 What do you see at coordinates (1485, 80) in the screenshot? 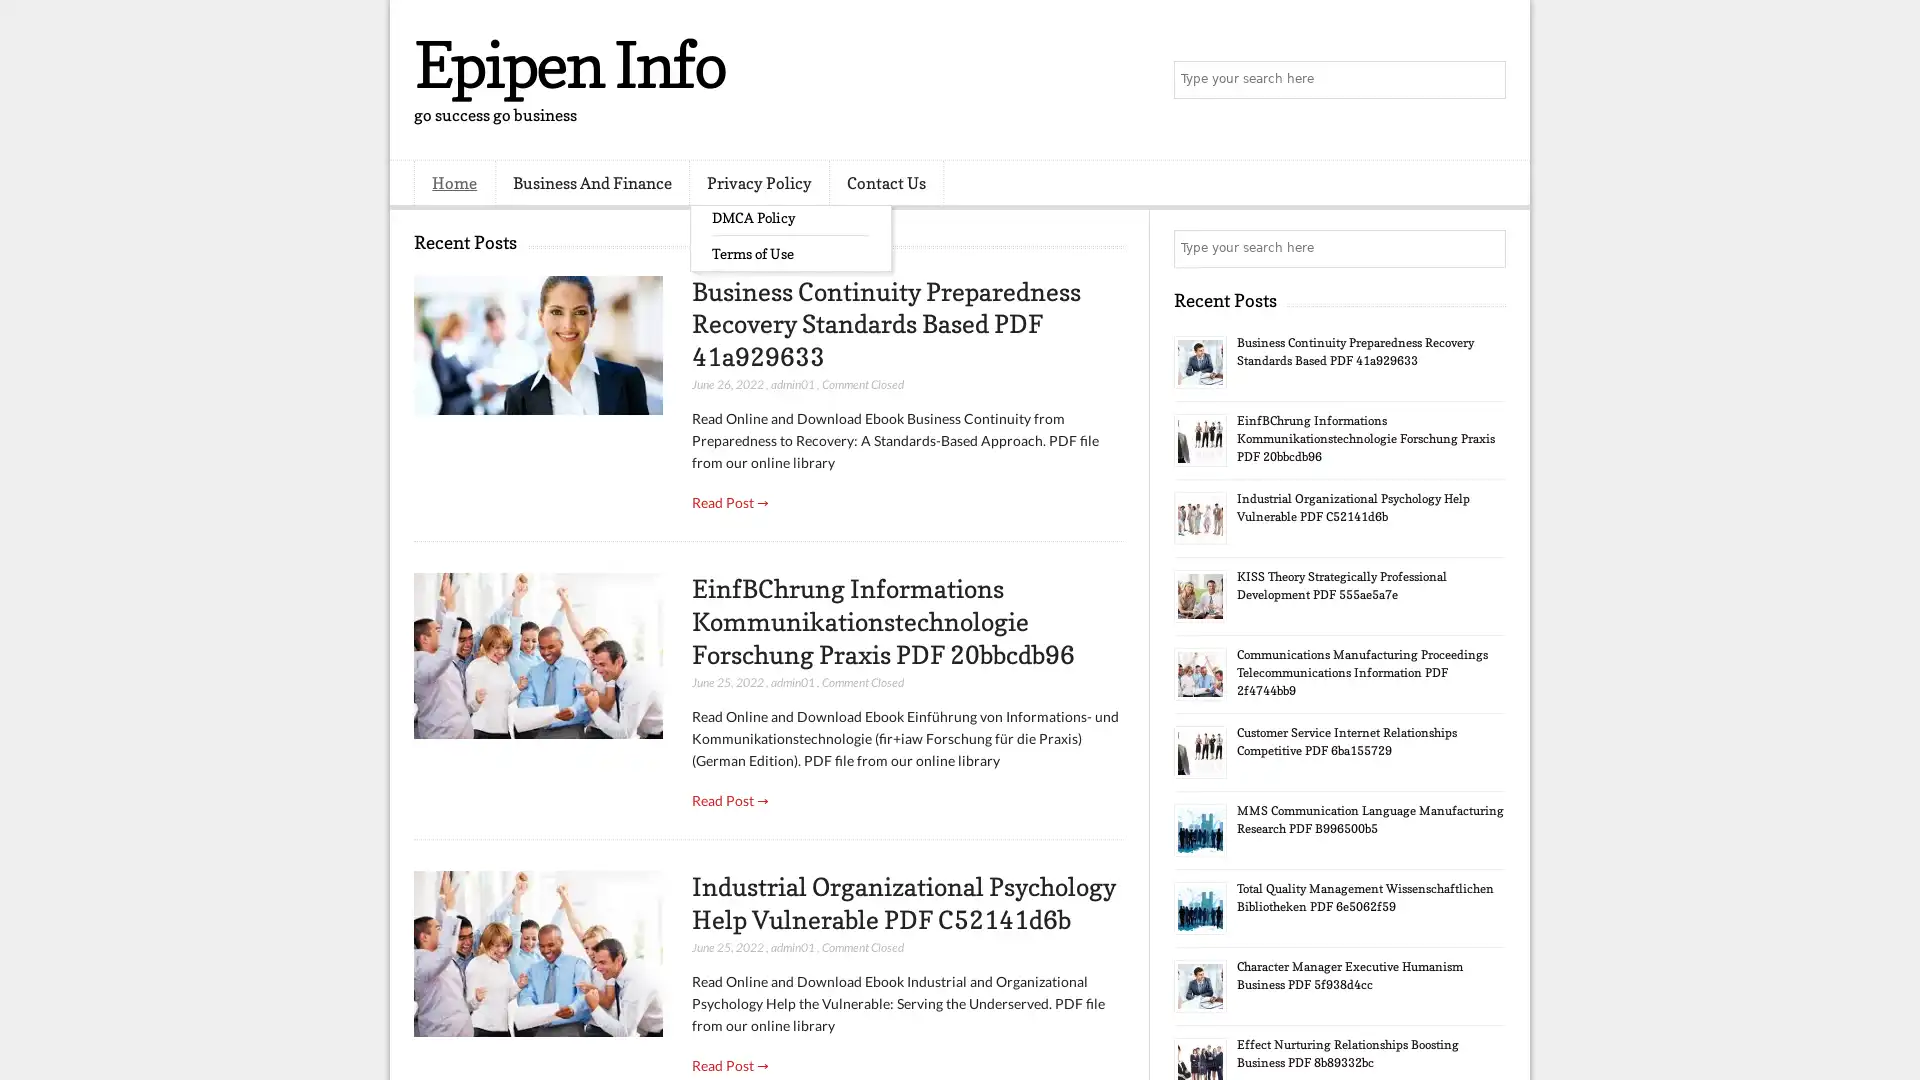
I see `Search` at bounding box center [1485, 80].